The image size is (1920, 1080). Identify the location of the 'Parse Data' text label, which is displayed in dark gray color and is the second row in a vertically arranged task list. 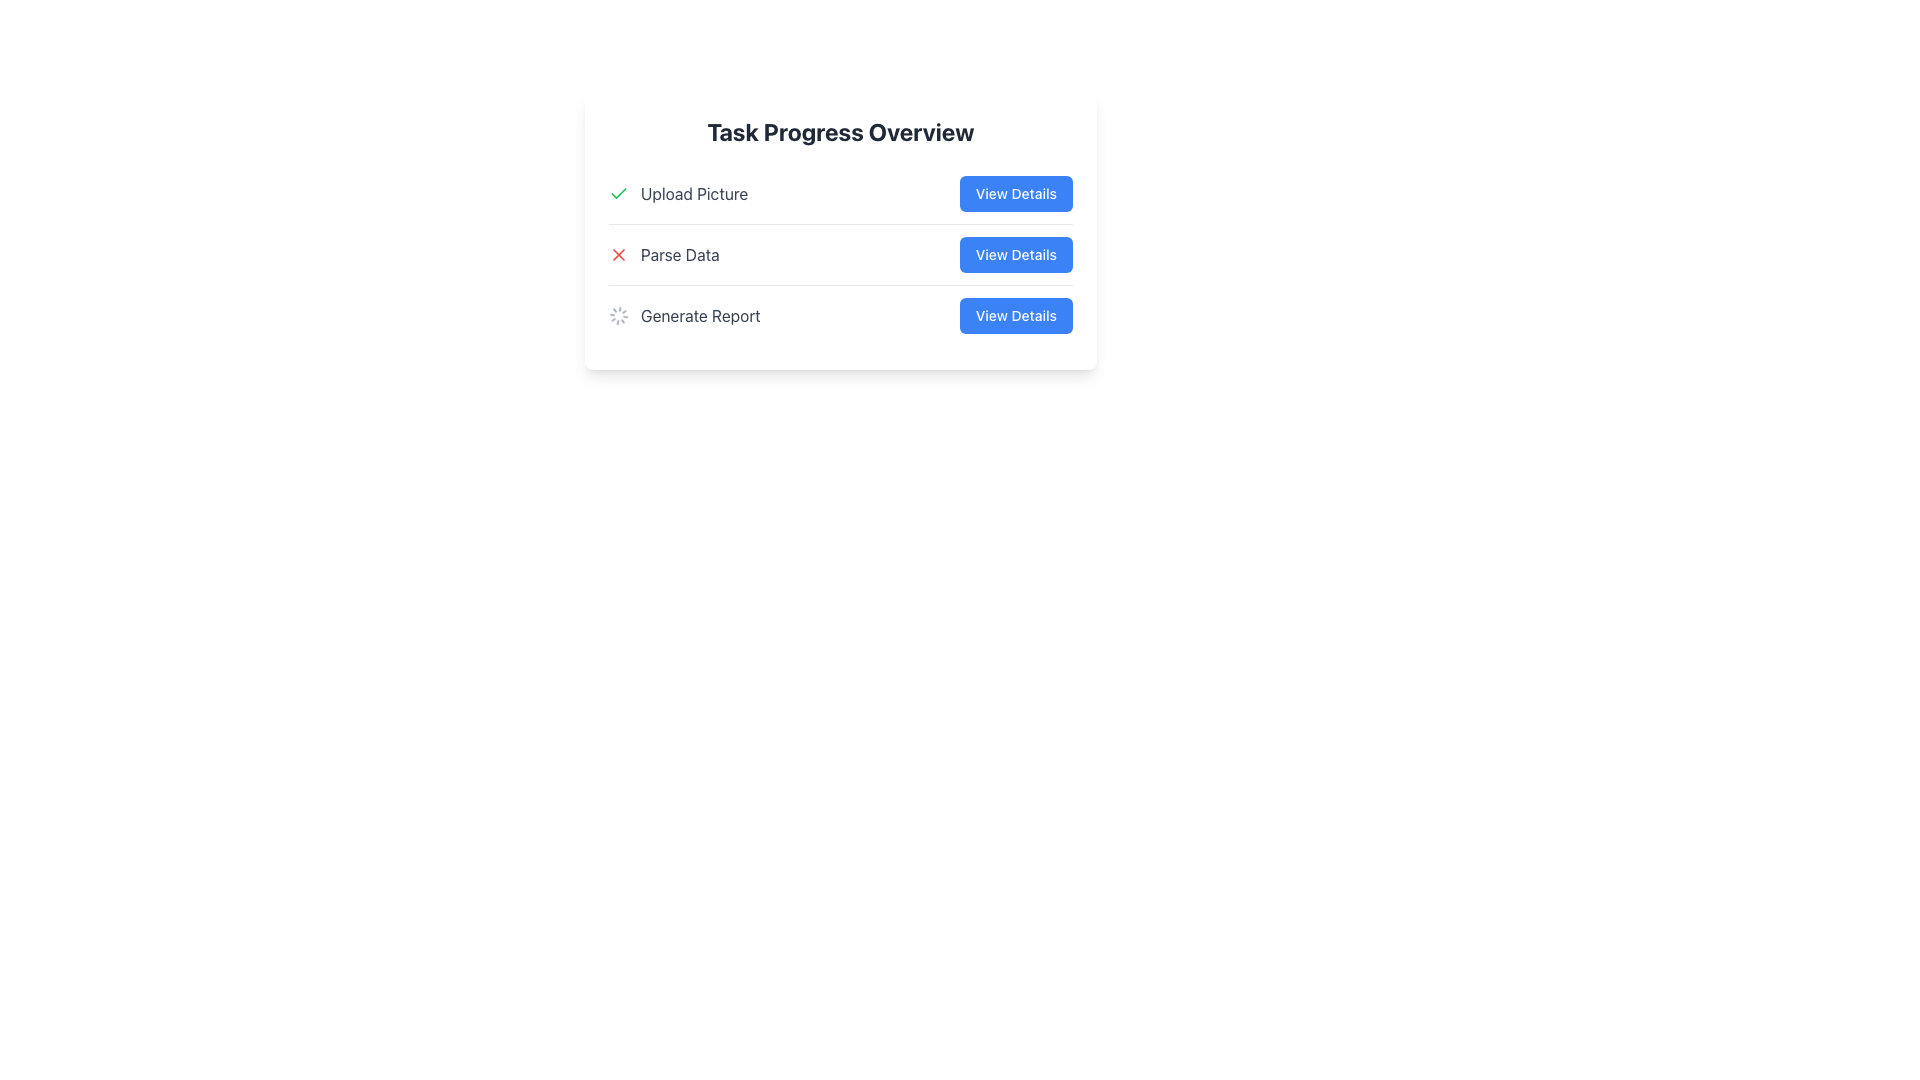
(680, 253).